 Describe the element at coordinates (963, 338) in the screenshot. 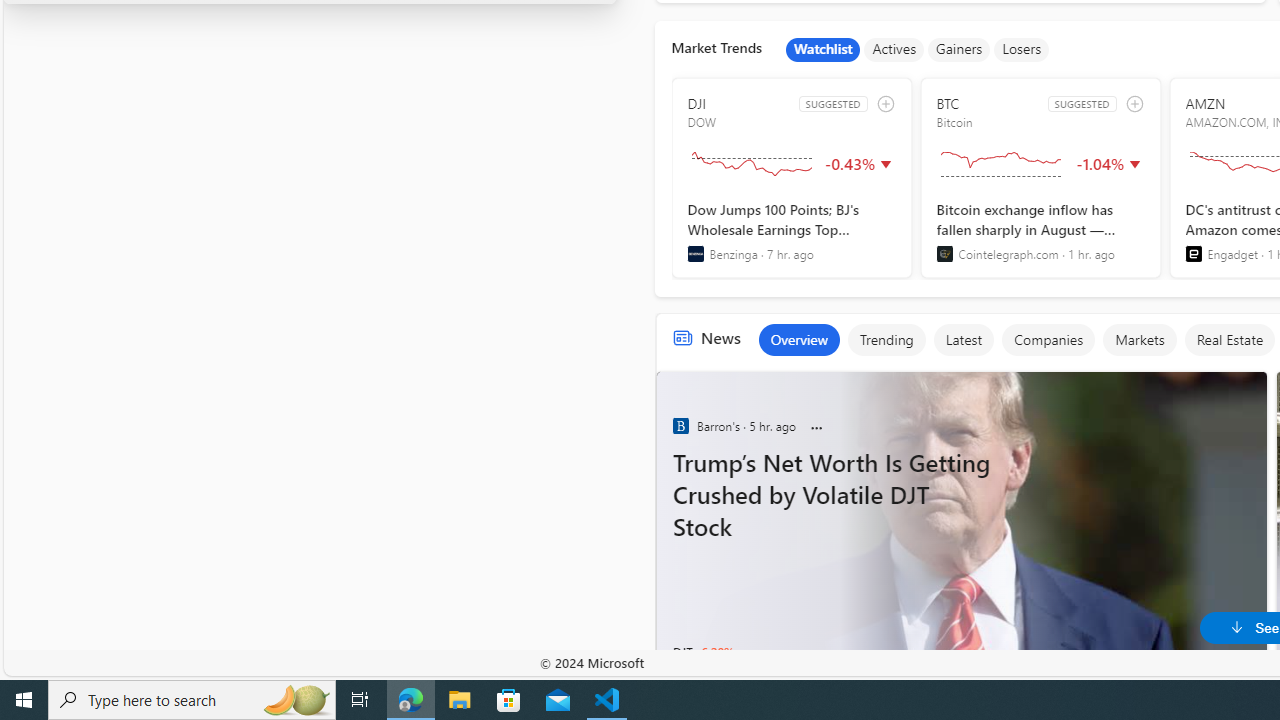

I see `'Latest'` at that location.